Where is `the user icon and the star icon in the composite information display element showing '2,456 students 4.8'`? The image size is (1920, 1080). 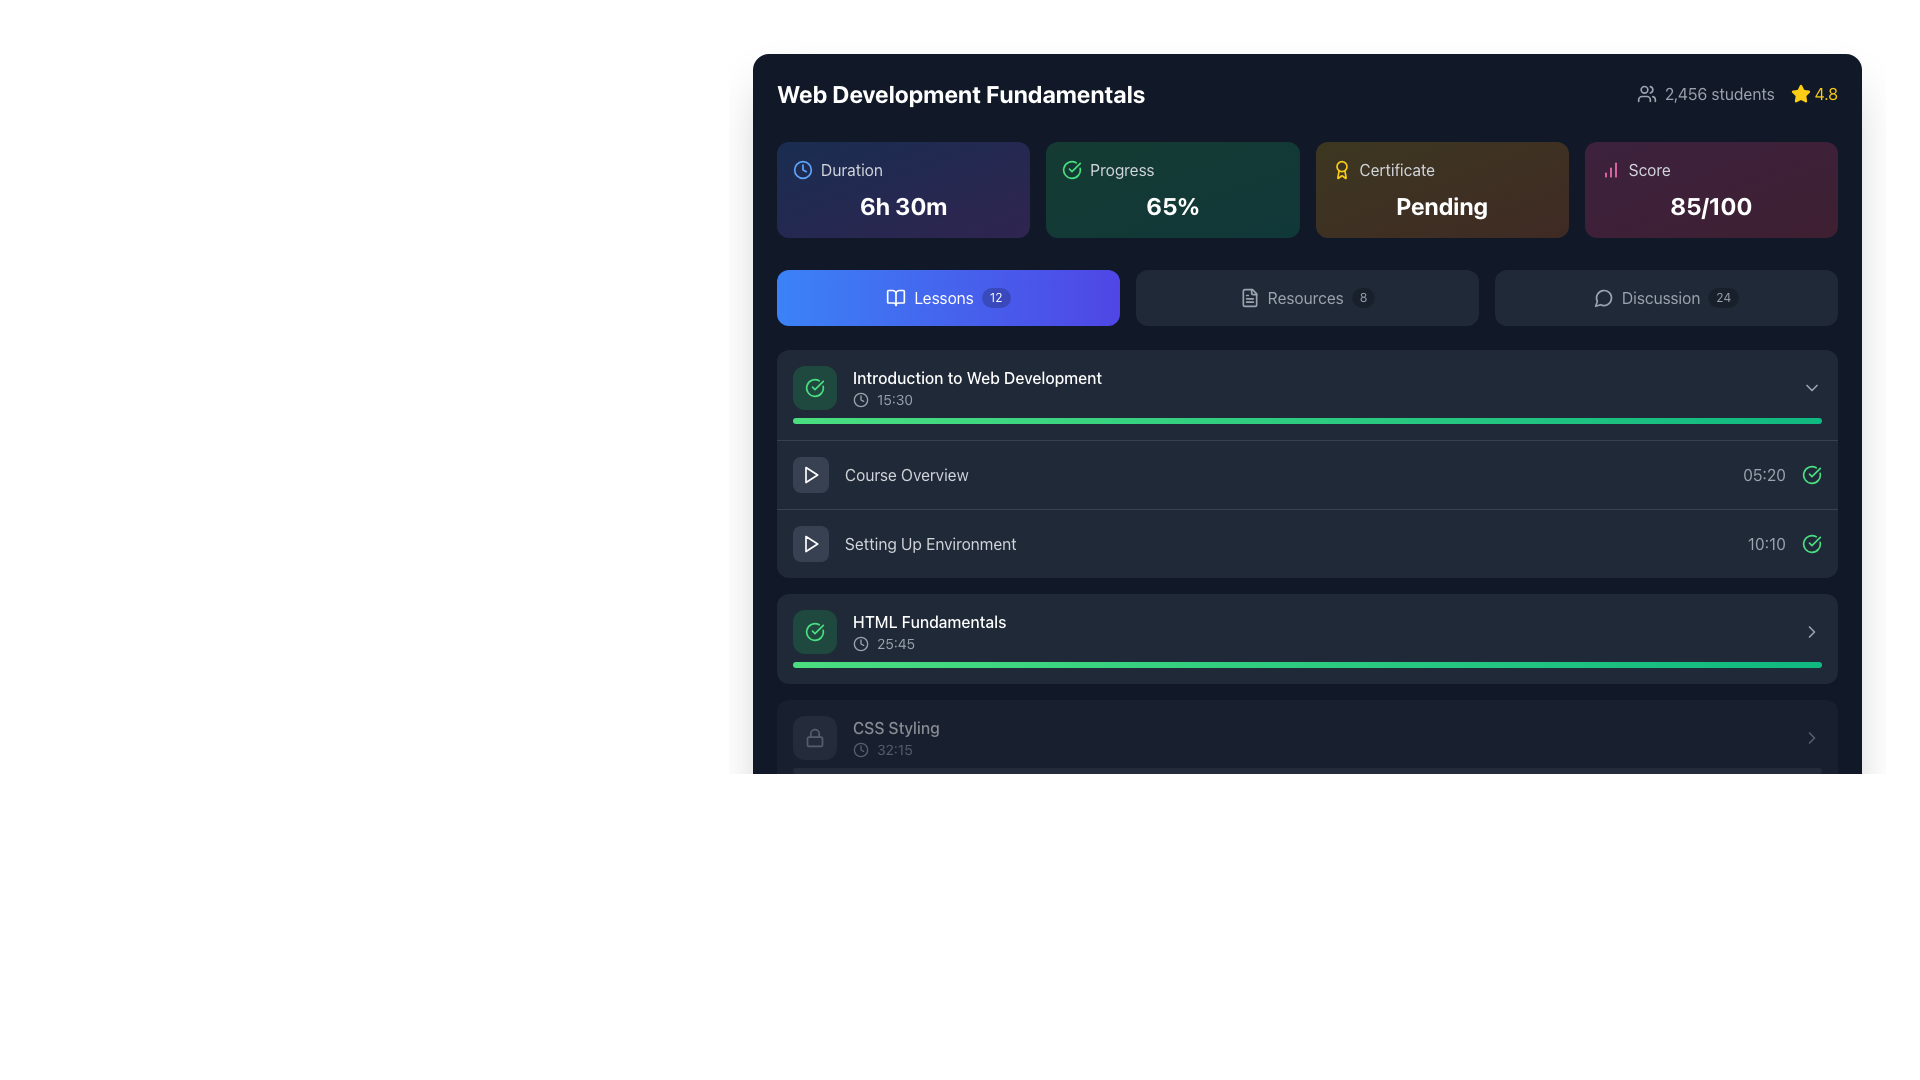
the user icon and the star icon in the composite information display element showing '2,456 students 4.8' is located at coordinates (1736, 93).